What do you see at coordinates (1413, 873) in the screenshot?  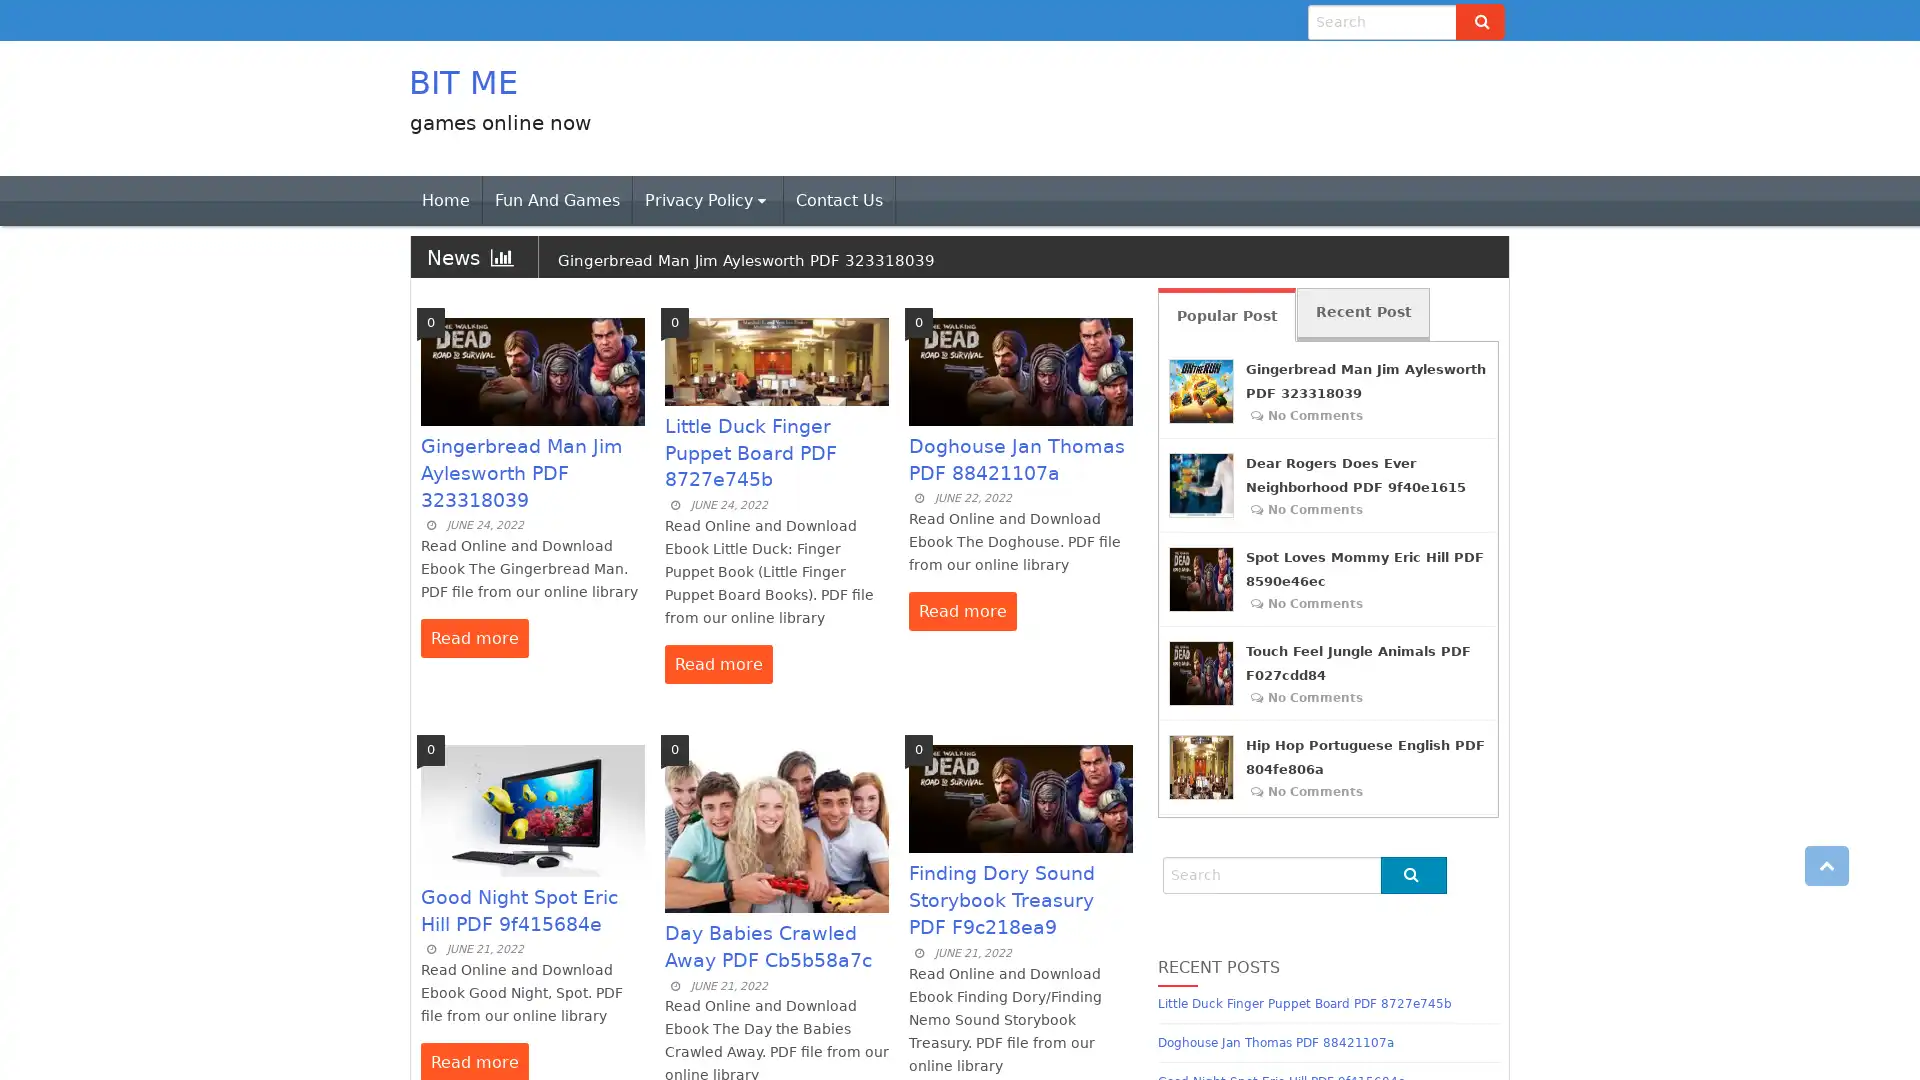 I see `Go` at bounding box center [1413, 873].